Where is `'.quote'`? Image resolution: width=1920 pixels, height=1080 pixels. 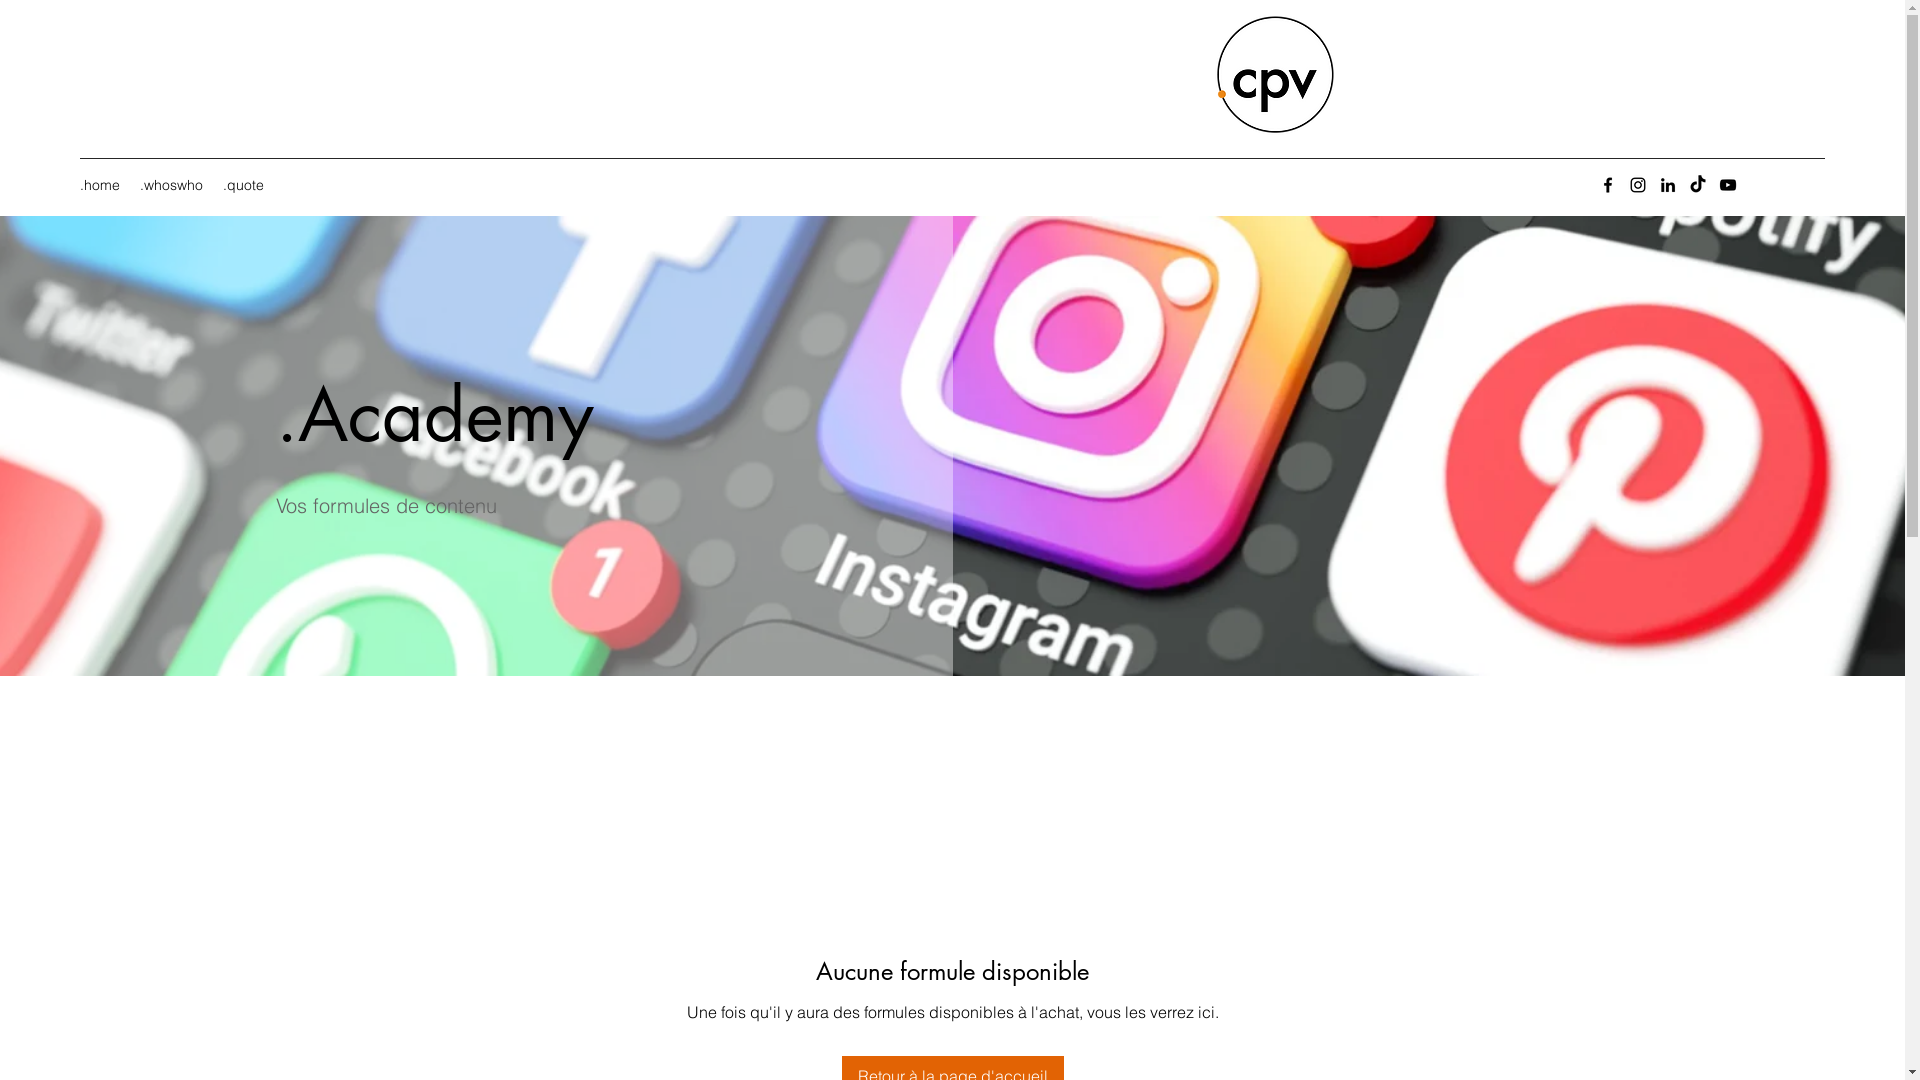
'.quote' is located at coordinates (242, 185).